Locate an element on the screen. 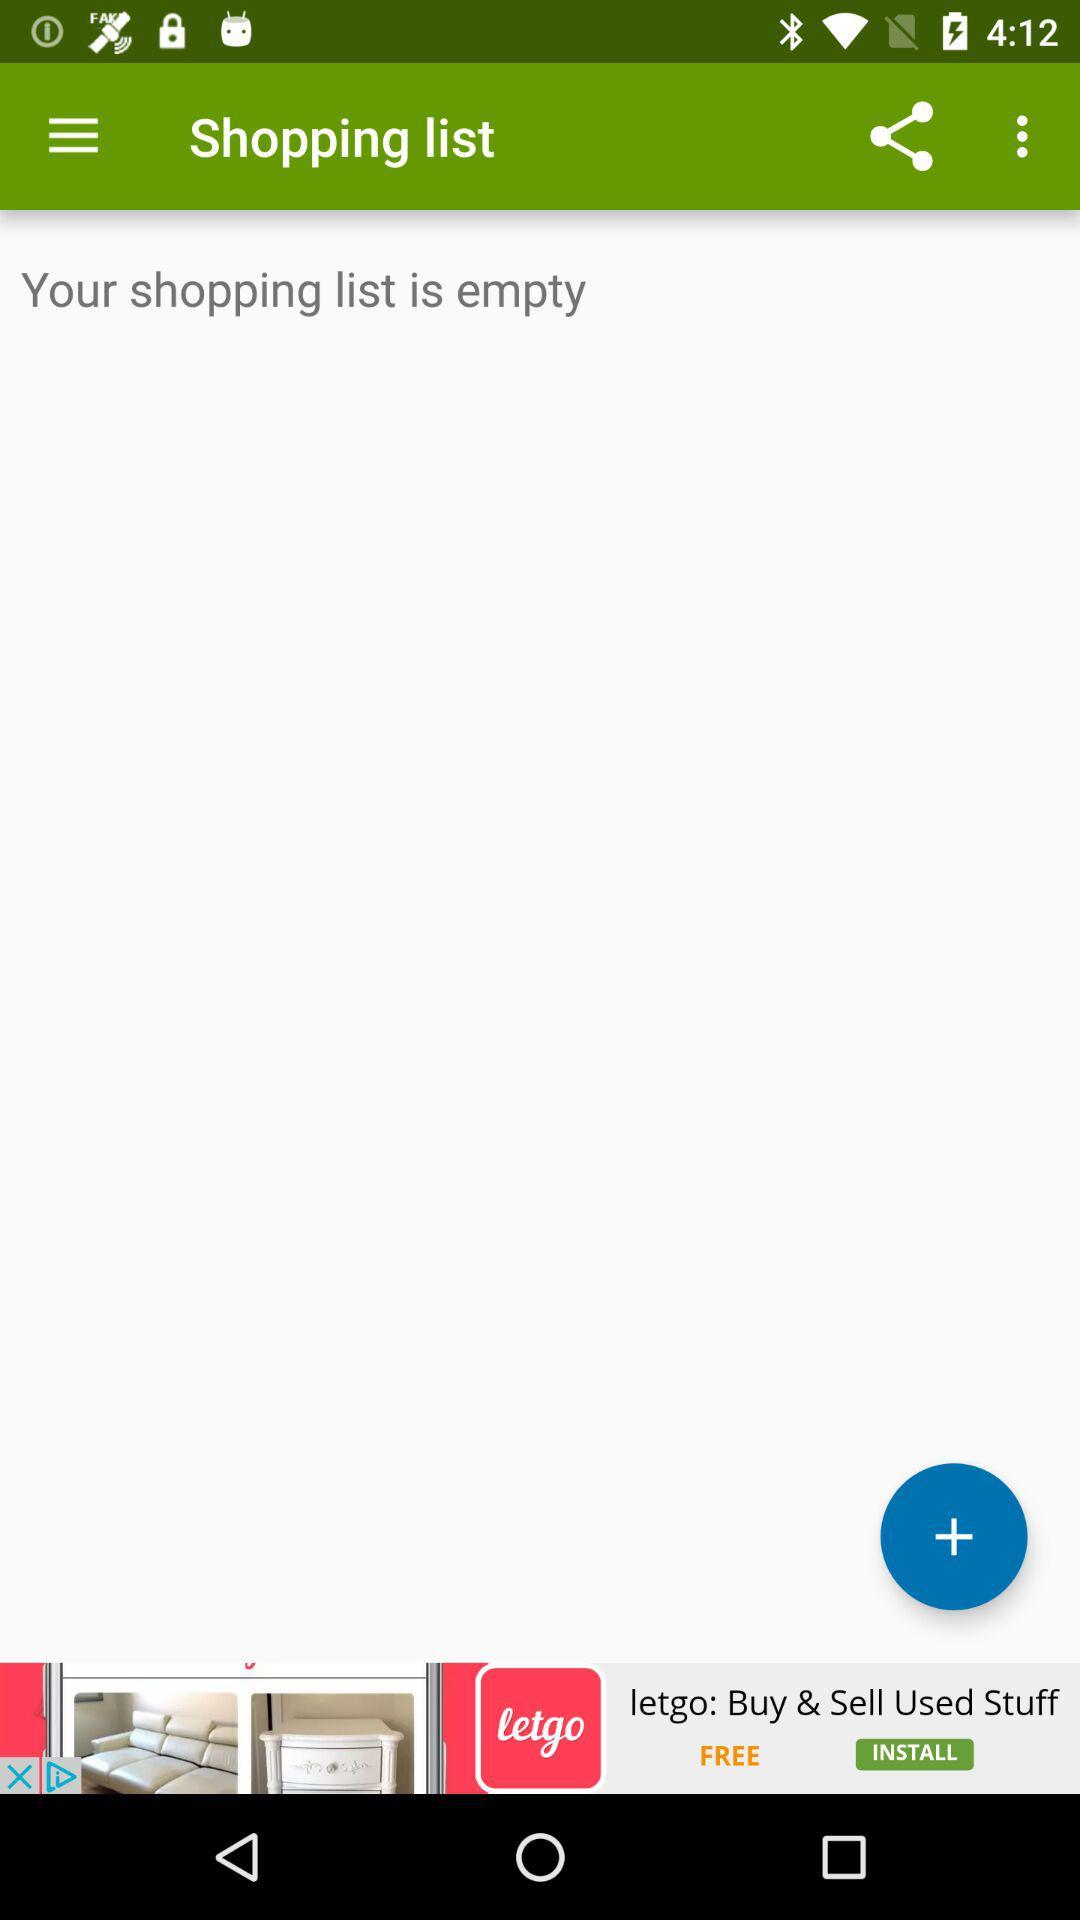 The height and width of the screenshot is (1920, 1080). new item is located at coordinates (952, 1535).